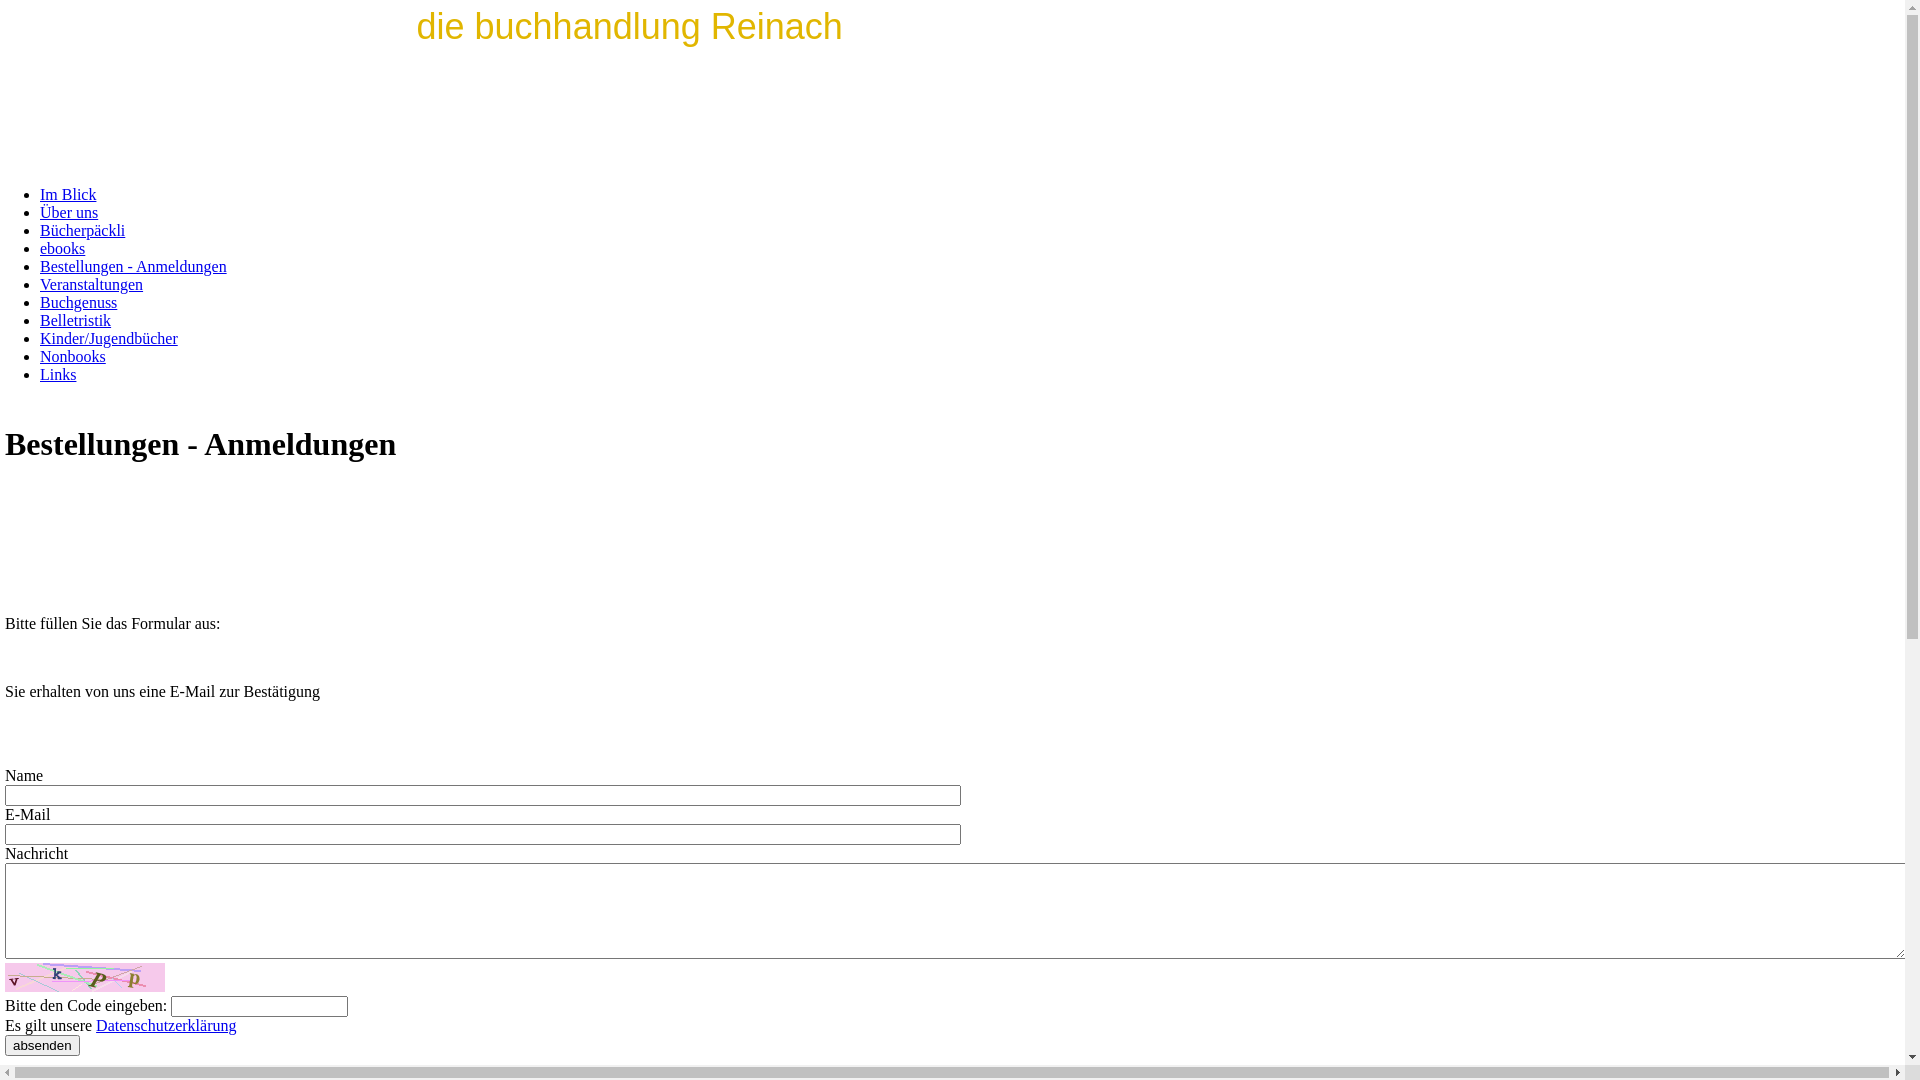  What do you see at coordinates (42, 1044) in the screenshot?
I see `'absenden'` at bounding box center [42, 1044].